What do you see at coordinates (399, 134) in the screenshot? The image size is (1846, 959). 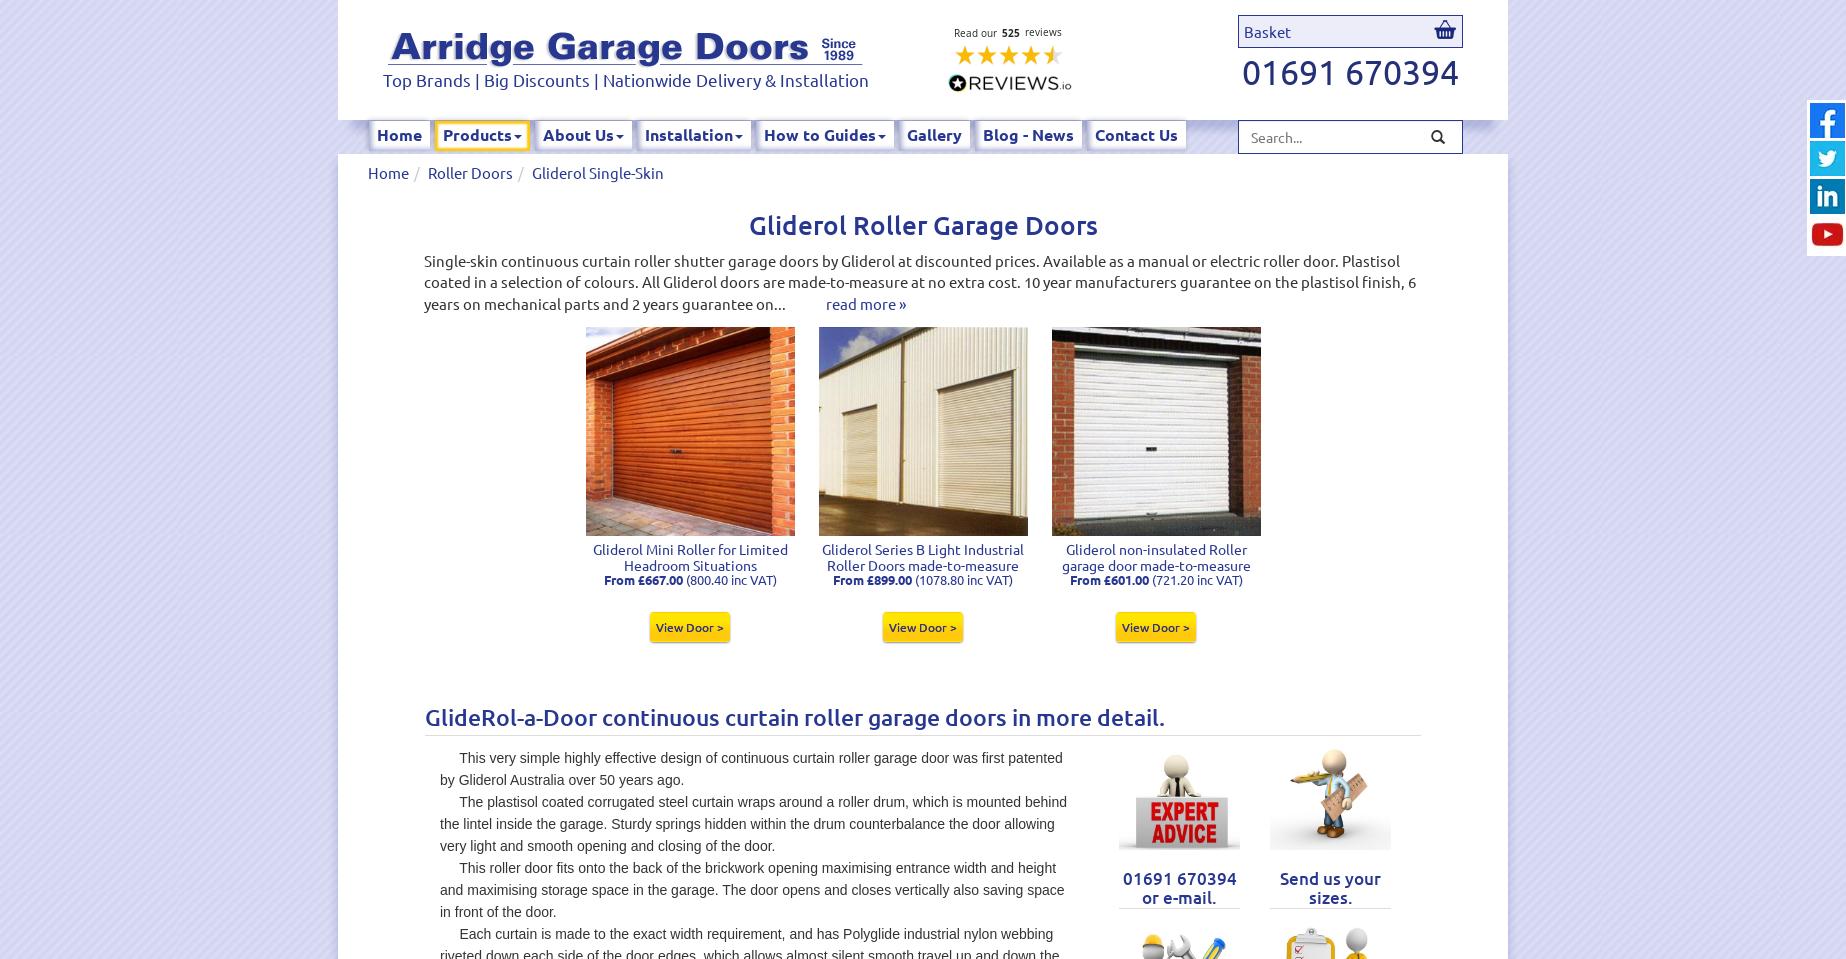 I see `'Home'` at bounding box center [399, 134].